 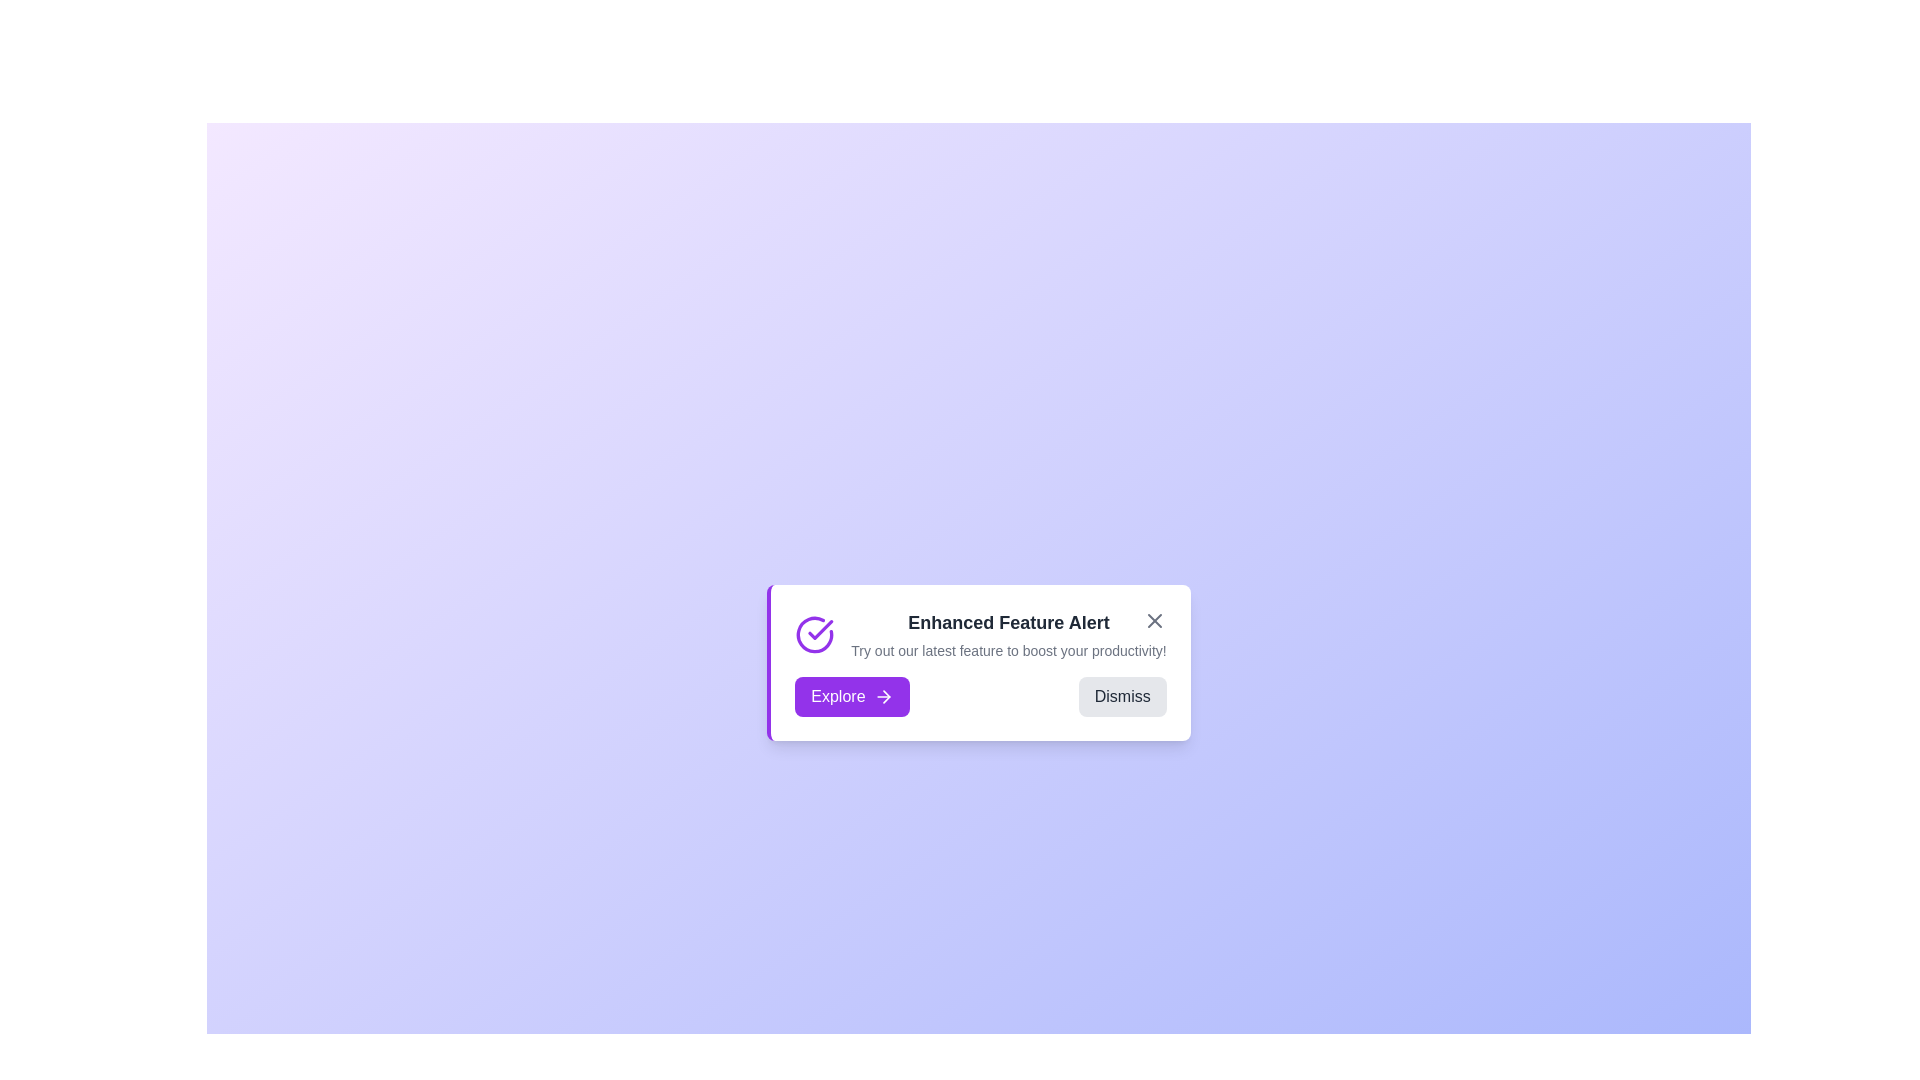 I want to click on the 'Dismiss' button to close the announcement, so click(x=1122, y=696).